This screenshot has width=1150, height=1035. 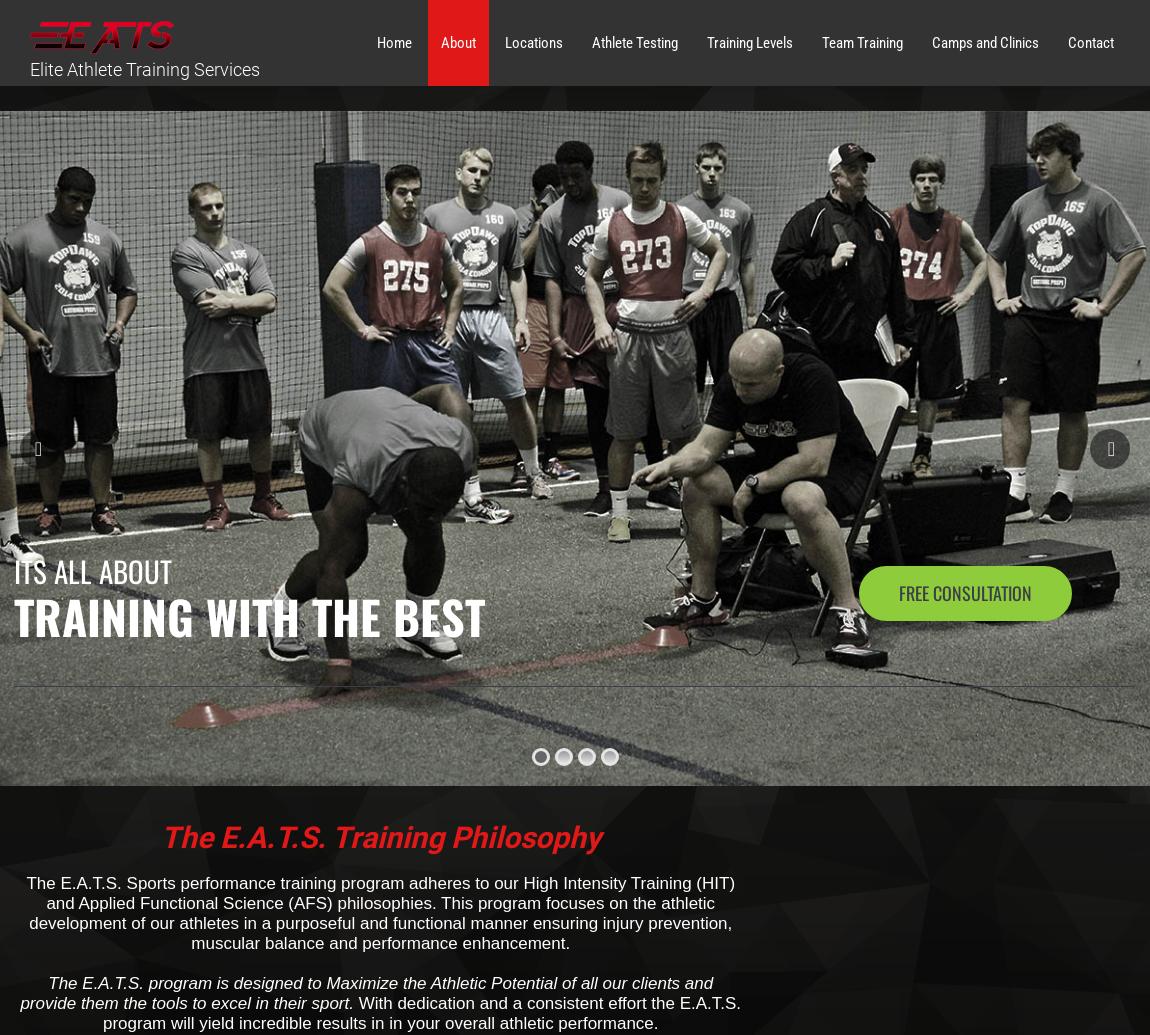 I want to click on 'With dedication and a consistent effort the E.A.T.S. program will yield incredible results in in your overall athletic performance.', so click(x=421, y=1012).